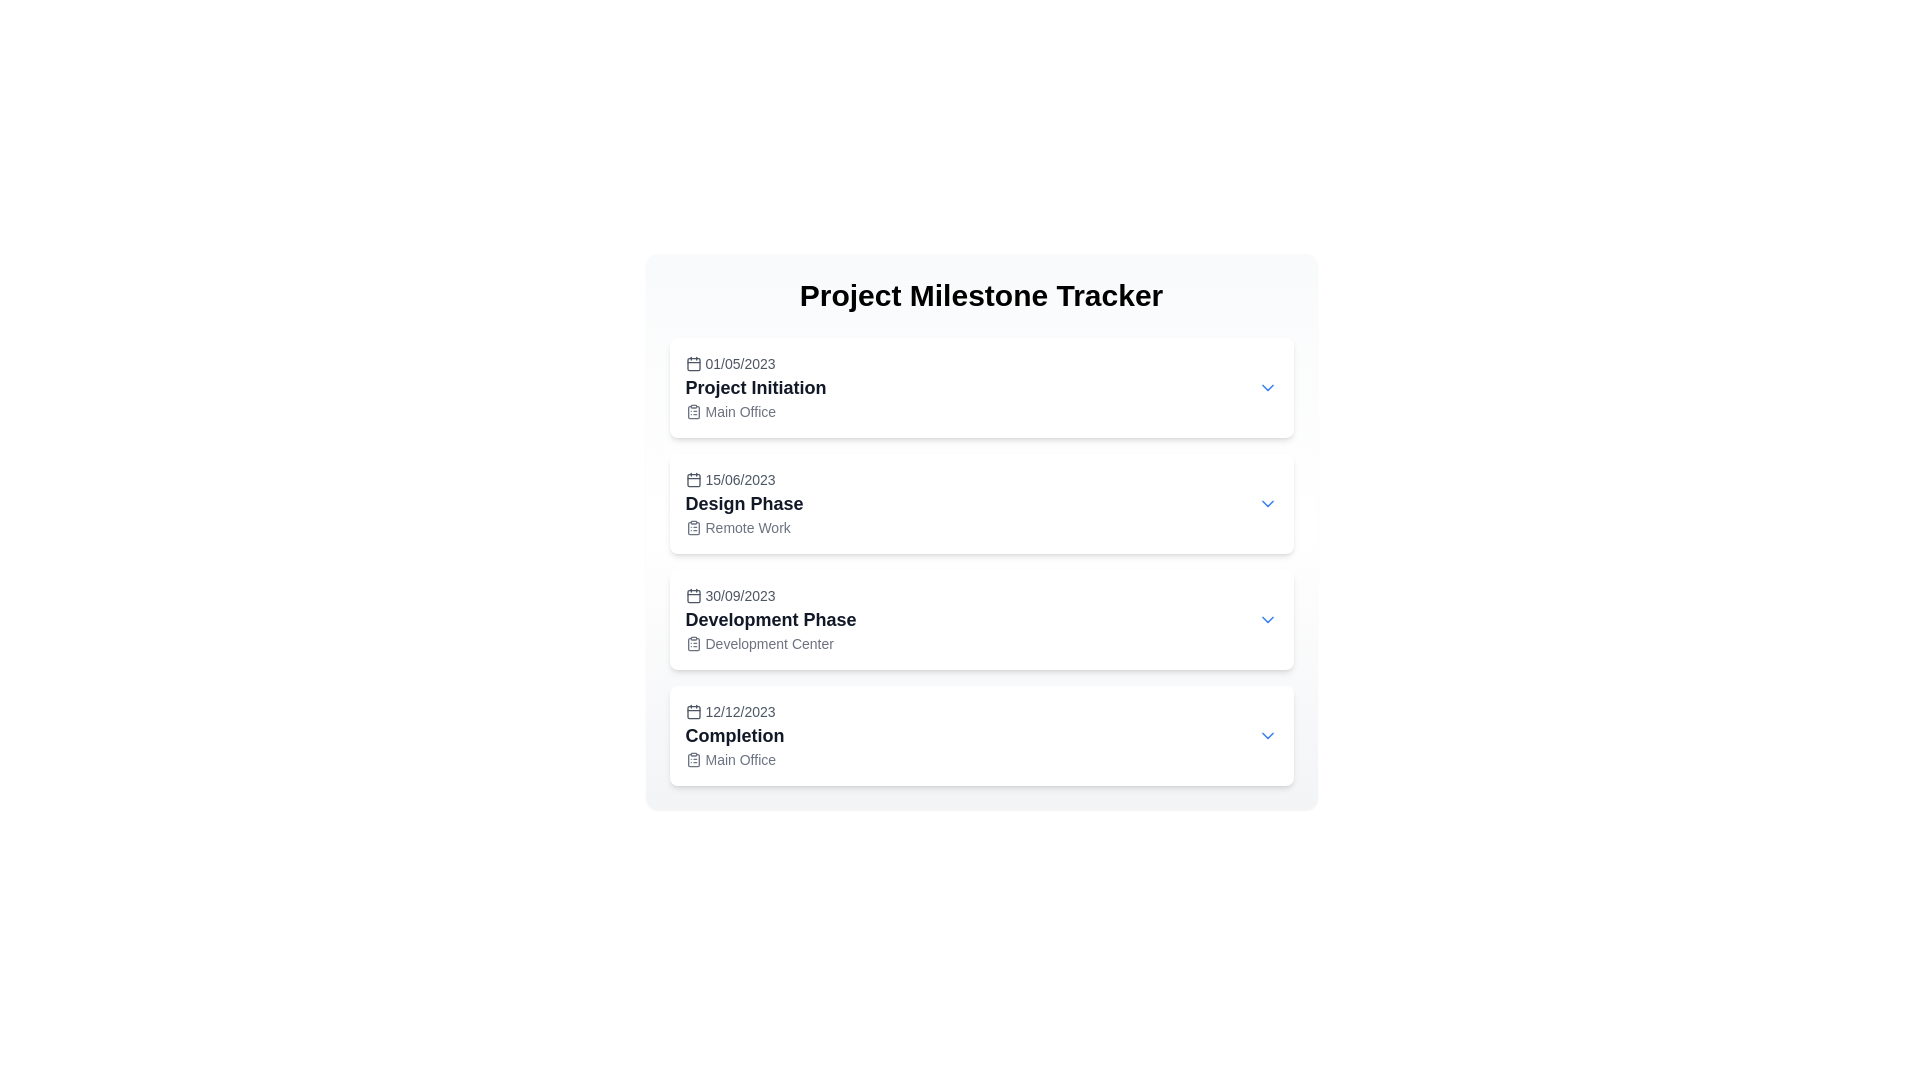  What do you see at coordinates (1266, 388) in the screenshot?
I see `the Icon button located at the top-right corner of the 'Project Initiation' milestone card` at bounding box center [1266, 388].